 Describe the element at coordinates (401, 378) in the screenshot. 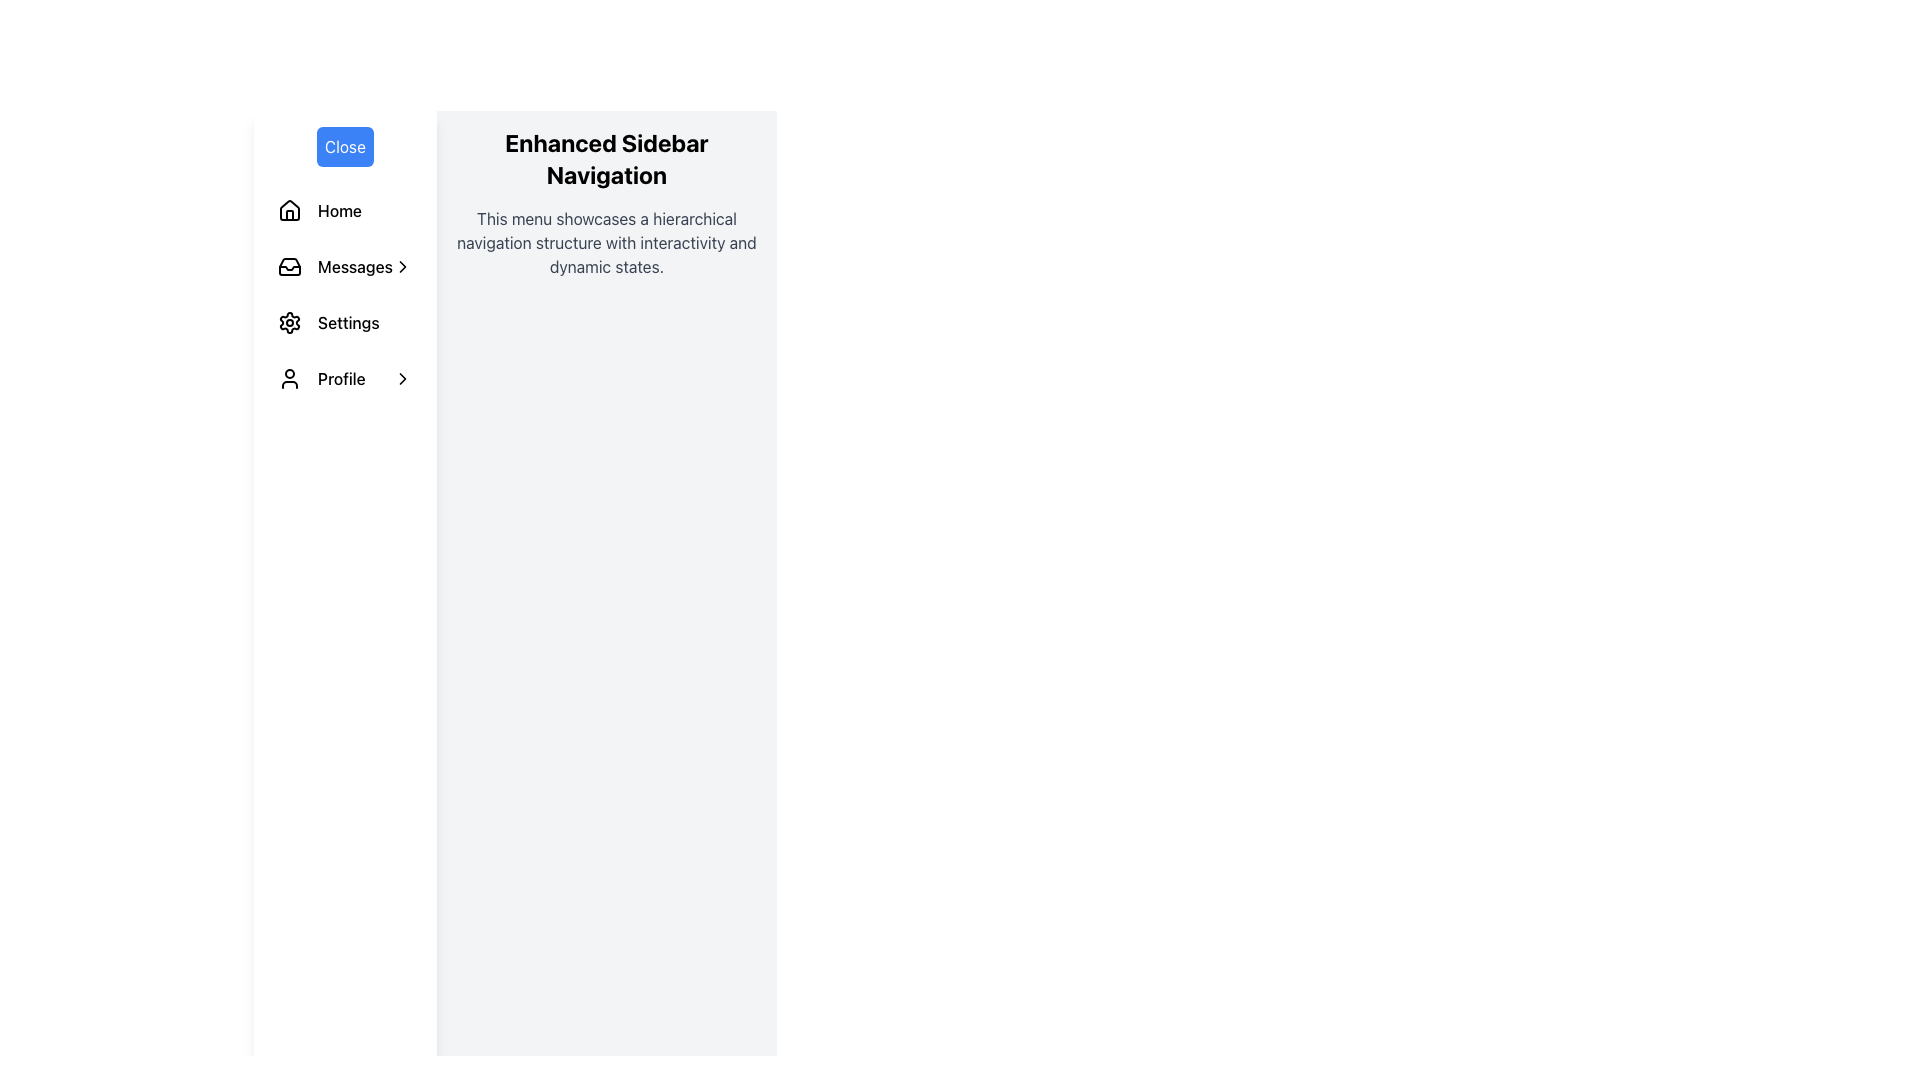

I see `the rightward-pointing chevron icon located at the far right of the 'Profile' item row in the vertical navigation bar` at that location.